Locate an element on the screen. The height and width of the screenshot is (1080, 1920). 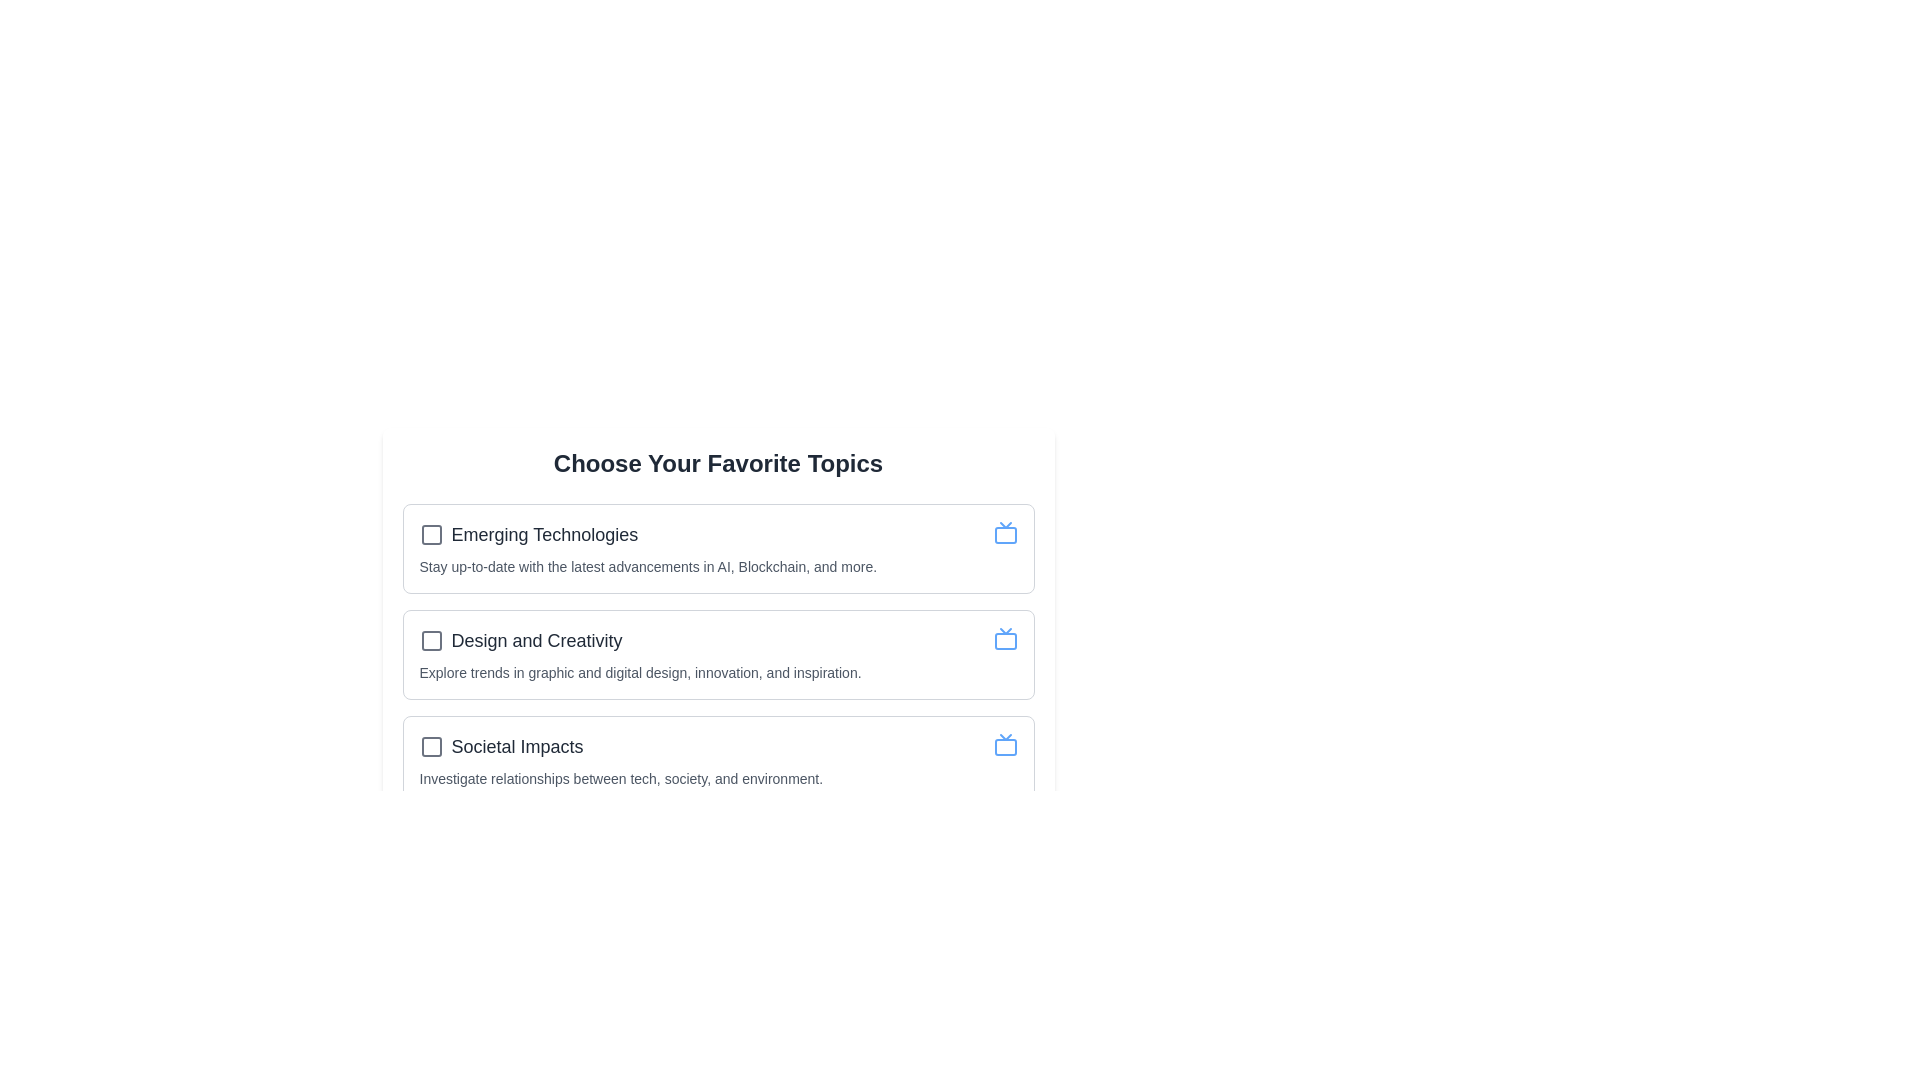
the checkbox located next to the 'Emerging Technologies' label is located at coordinates (430, 534).